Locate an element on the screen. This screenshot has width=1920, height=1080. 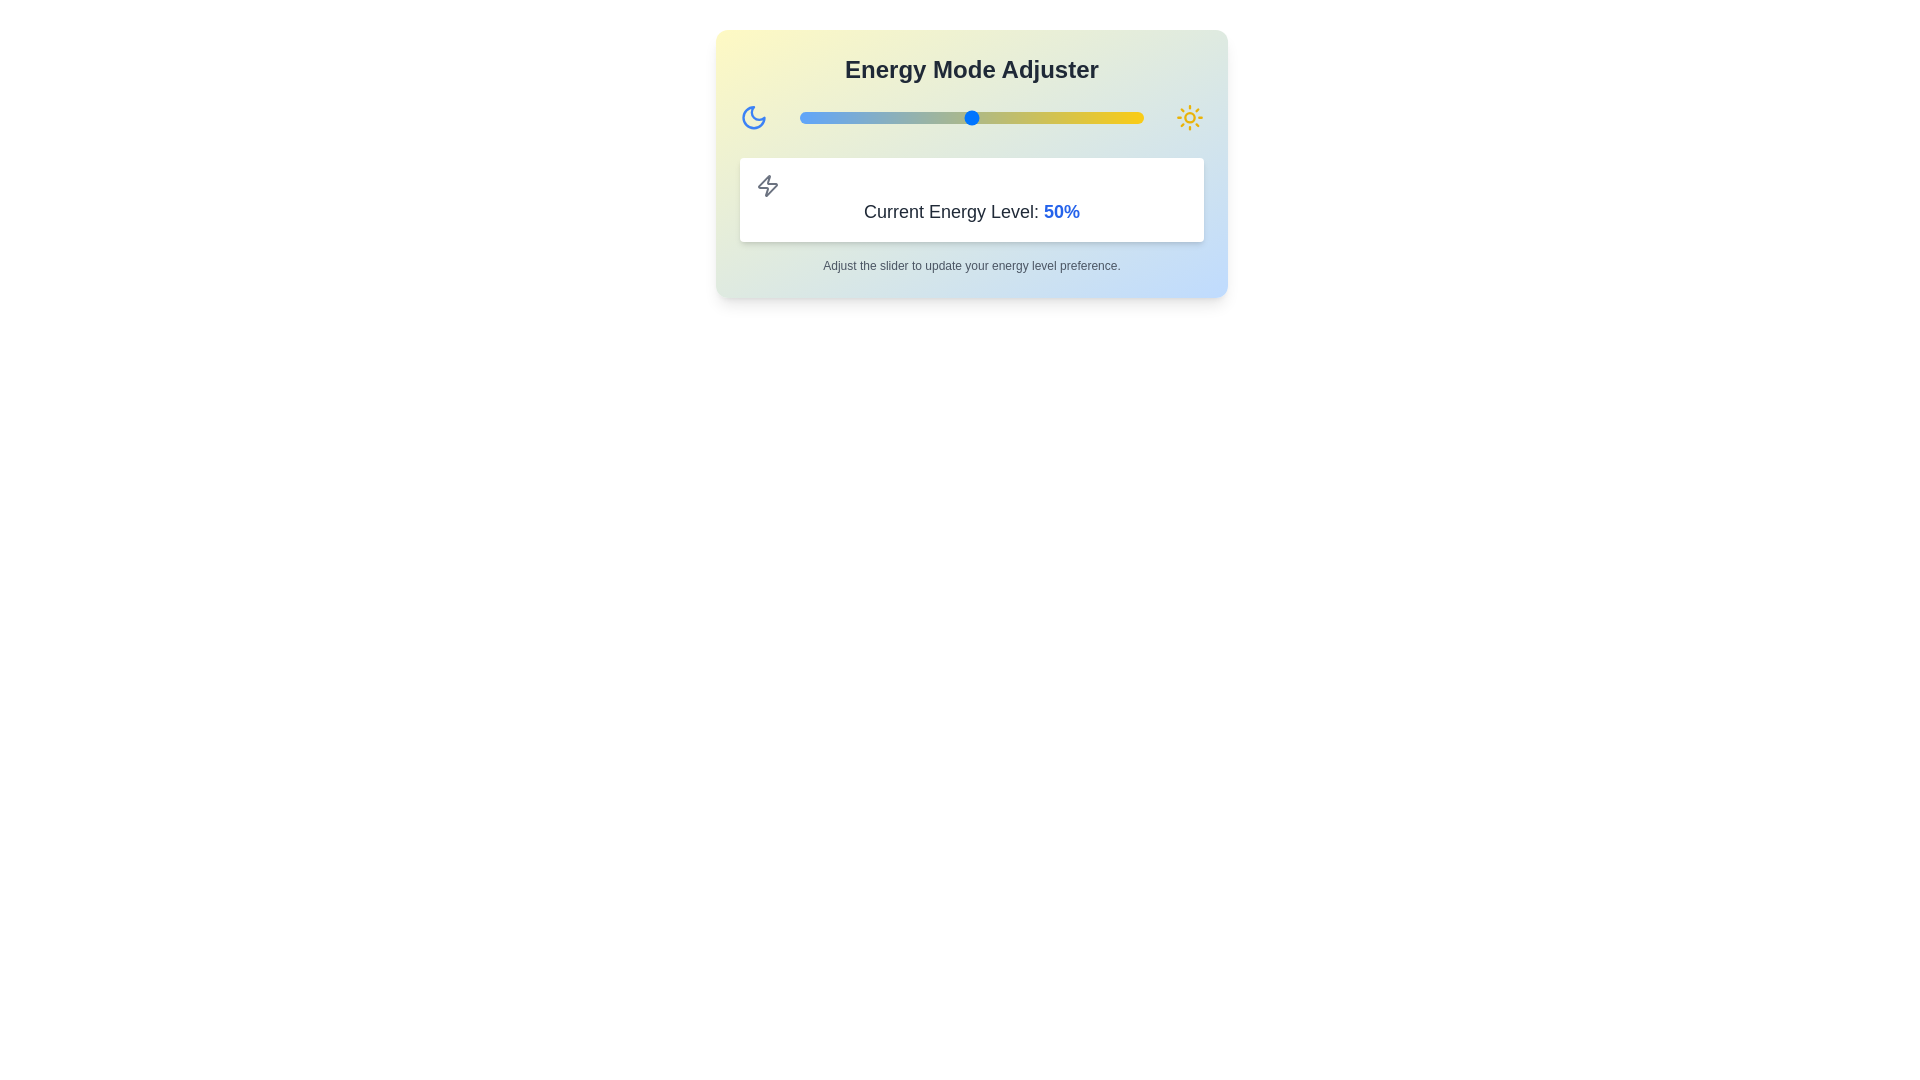
the slider to set the energy level to 43% is located at coordinates (946, 118).